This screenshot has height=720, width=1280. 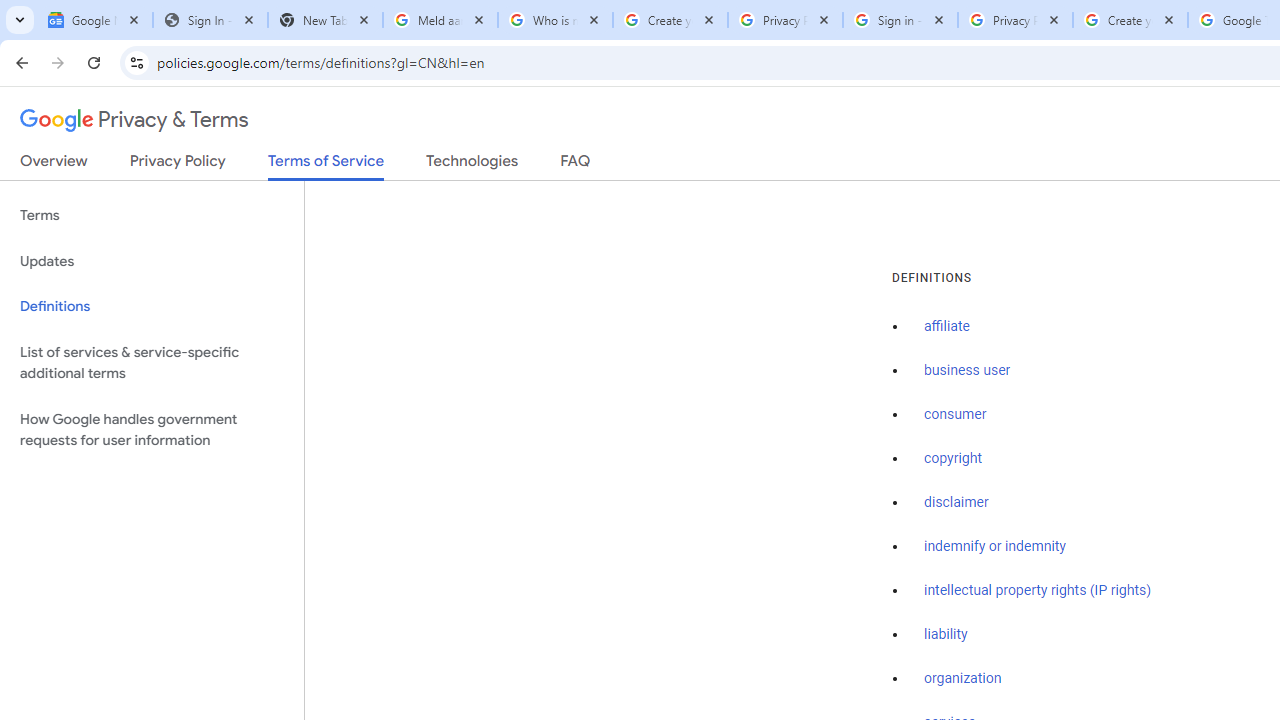 I want to click on 'intellectual property rights (IP rights)', so click(x=1038, y=589).